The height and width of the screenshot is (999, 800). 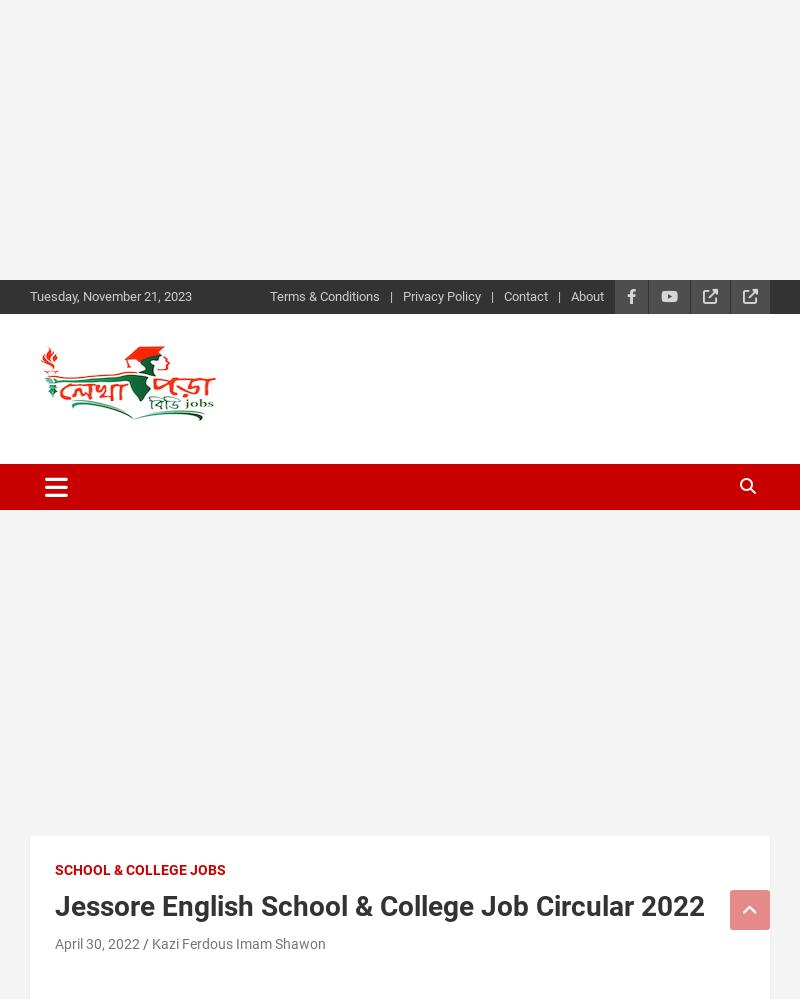 What do you see at coordinates (204, 459) in the screenshot?
I see `'Lekhapora BD Jobs'` at bounding box center [204, 459].